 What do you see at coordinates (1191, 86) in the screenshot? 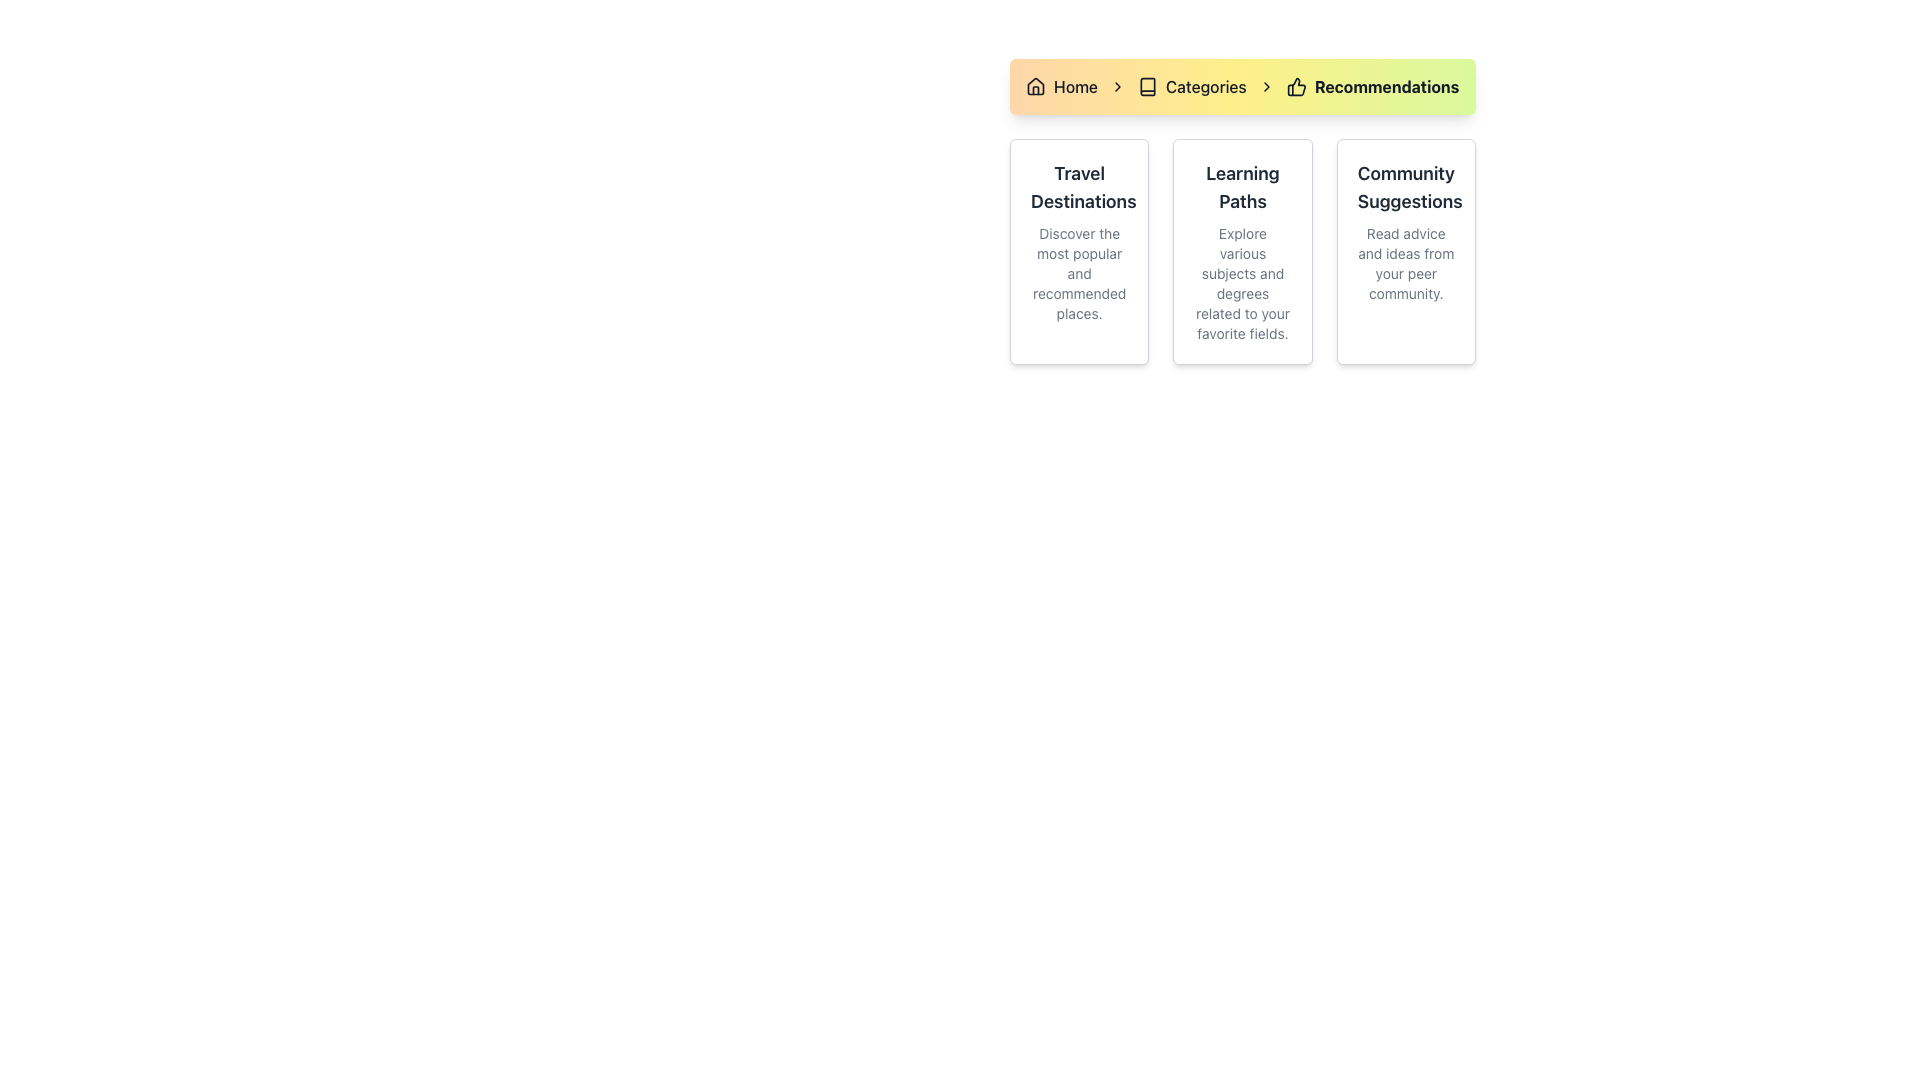
I see `the second navigation link in the breadcrumb` at bounding box center [1191, 86].